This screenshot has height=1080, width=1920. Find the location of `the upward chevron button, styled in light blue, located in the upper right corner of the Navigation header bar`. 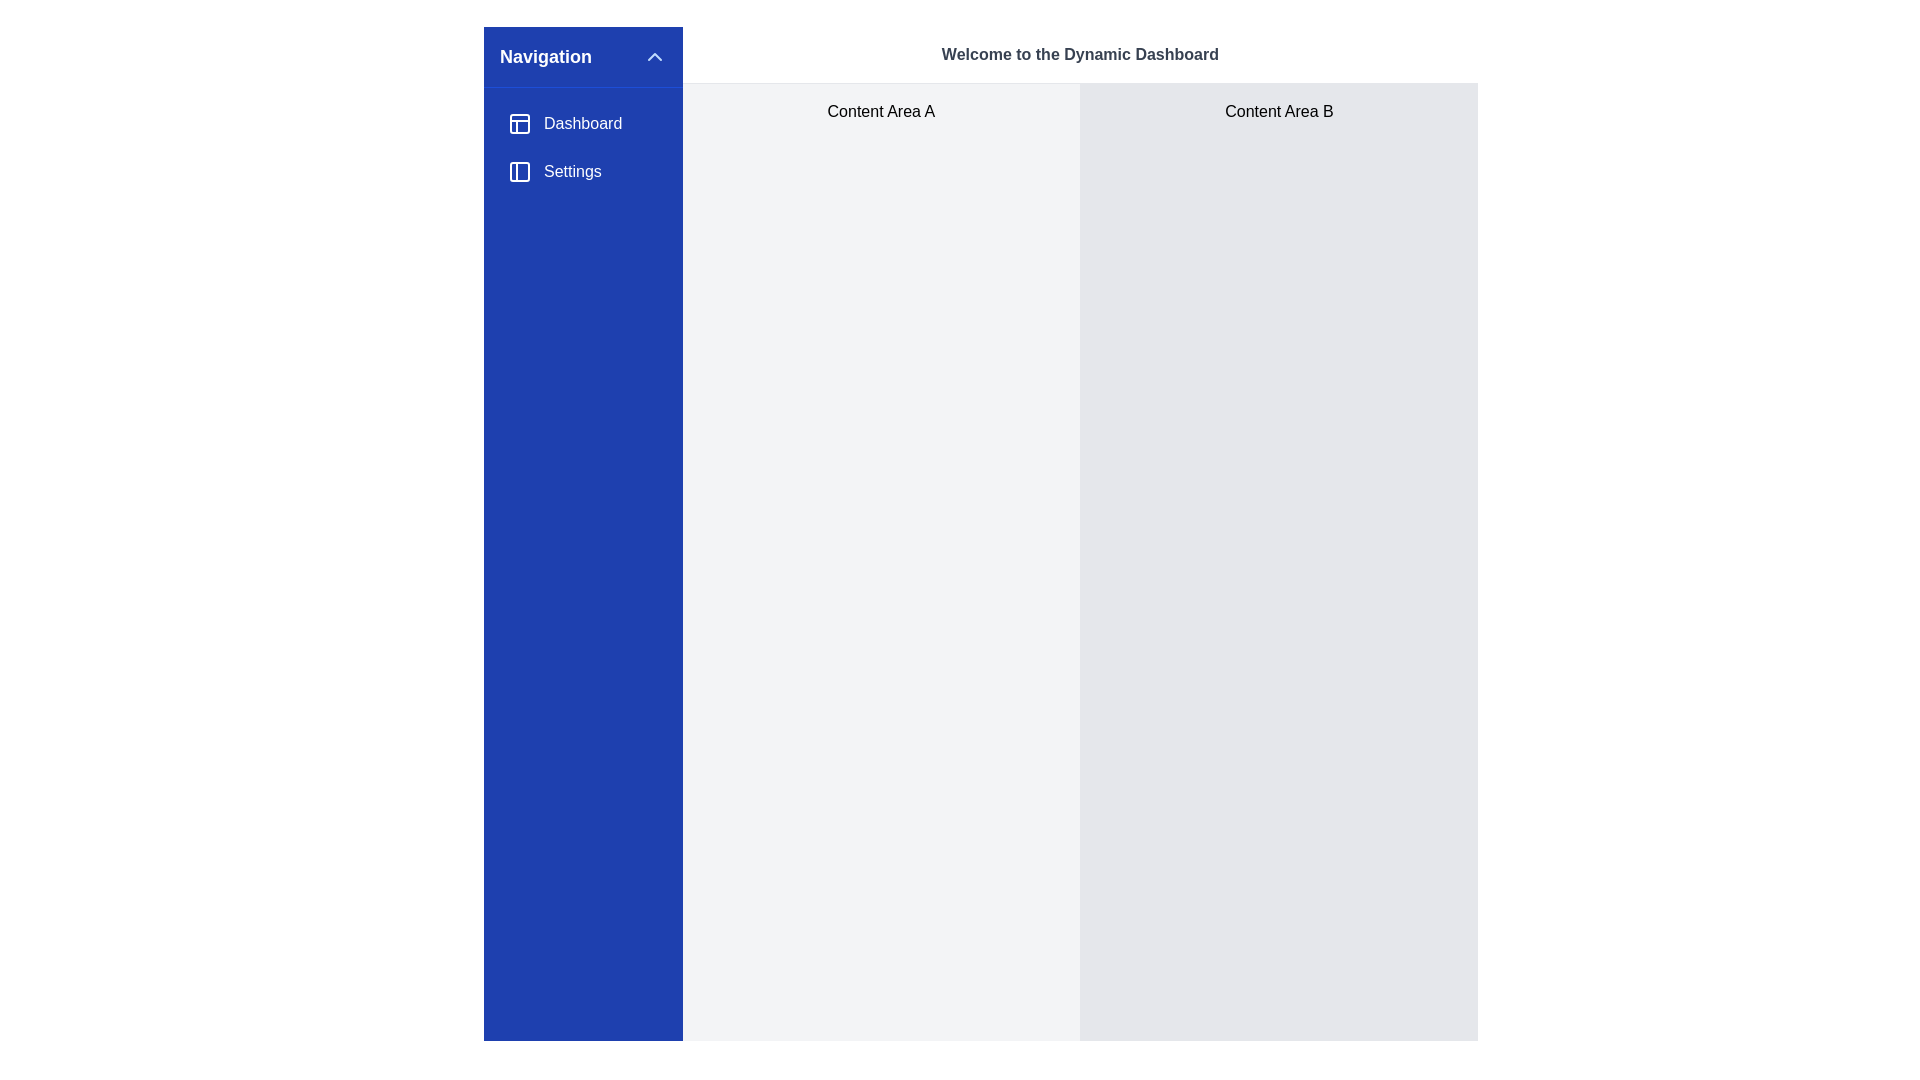

the upward chevron button, styled in light blue, located in the upper right corner of the Navigation header bar is located at coordinates (654, 56).